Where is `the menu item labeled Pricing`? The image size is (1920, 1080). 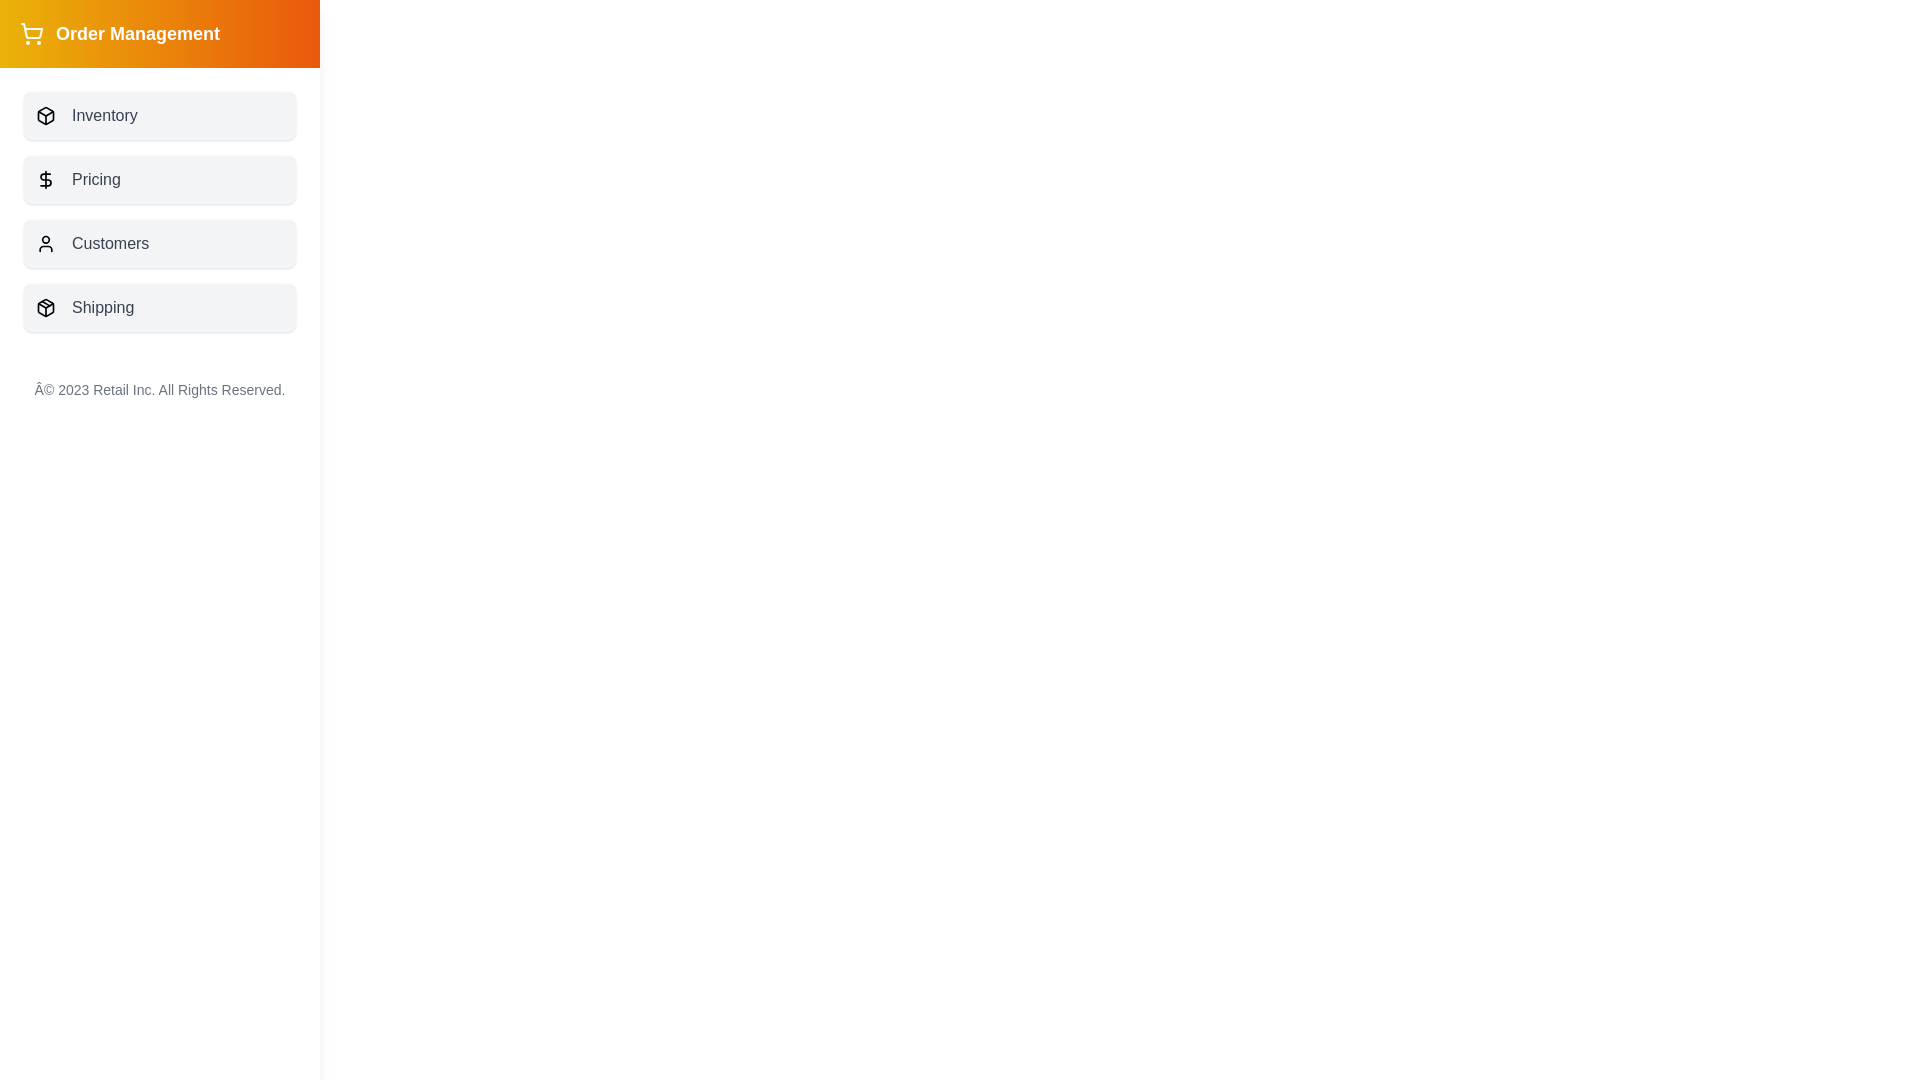
the menu item labeled Pricing is located at coordinates (158, 180).